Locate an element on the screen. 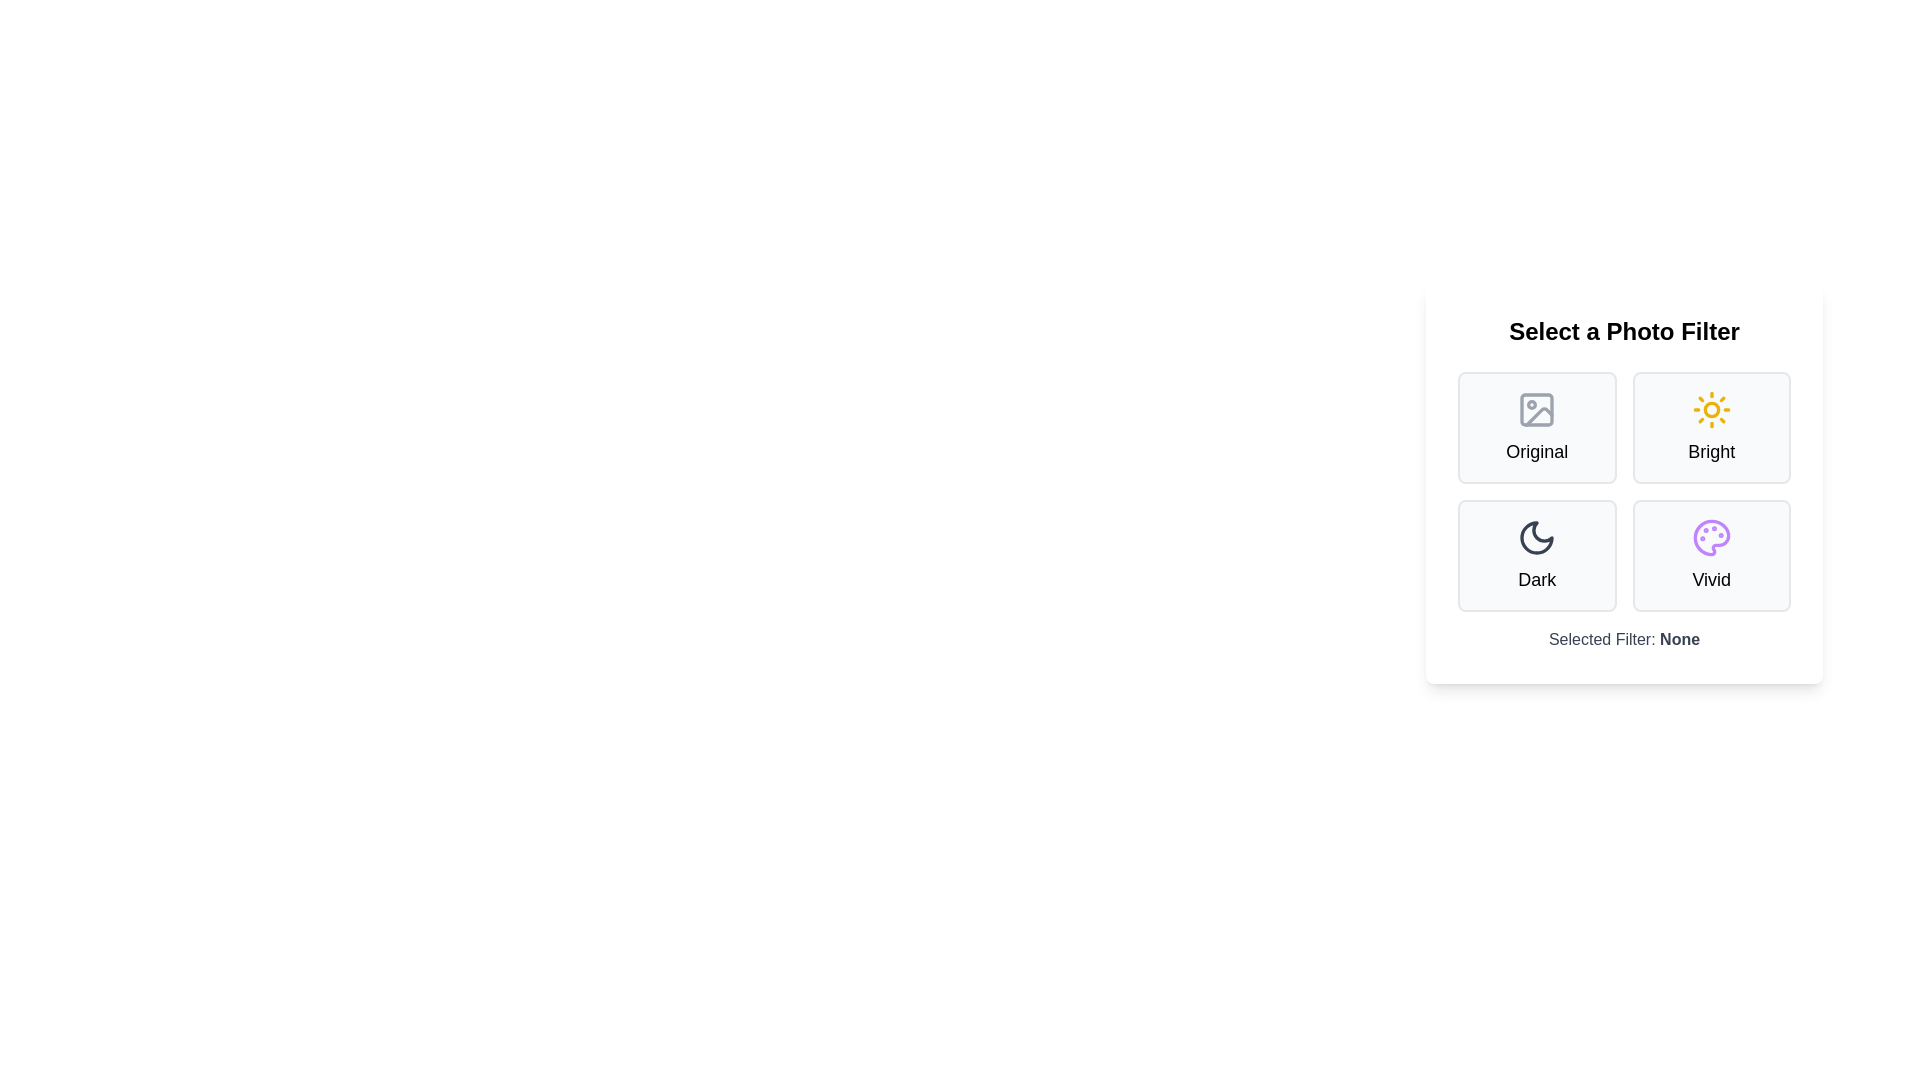  the filter Dark by clicking on its button is located at coordinates (1536, 555).